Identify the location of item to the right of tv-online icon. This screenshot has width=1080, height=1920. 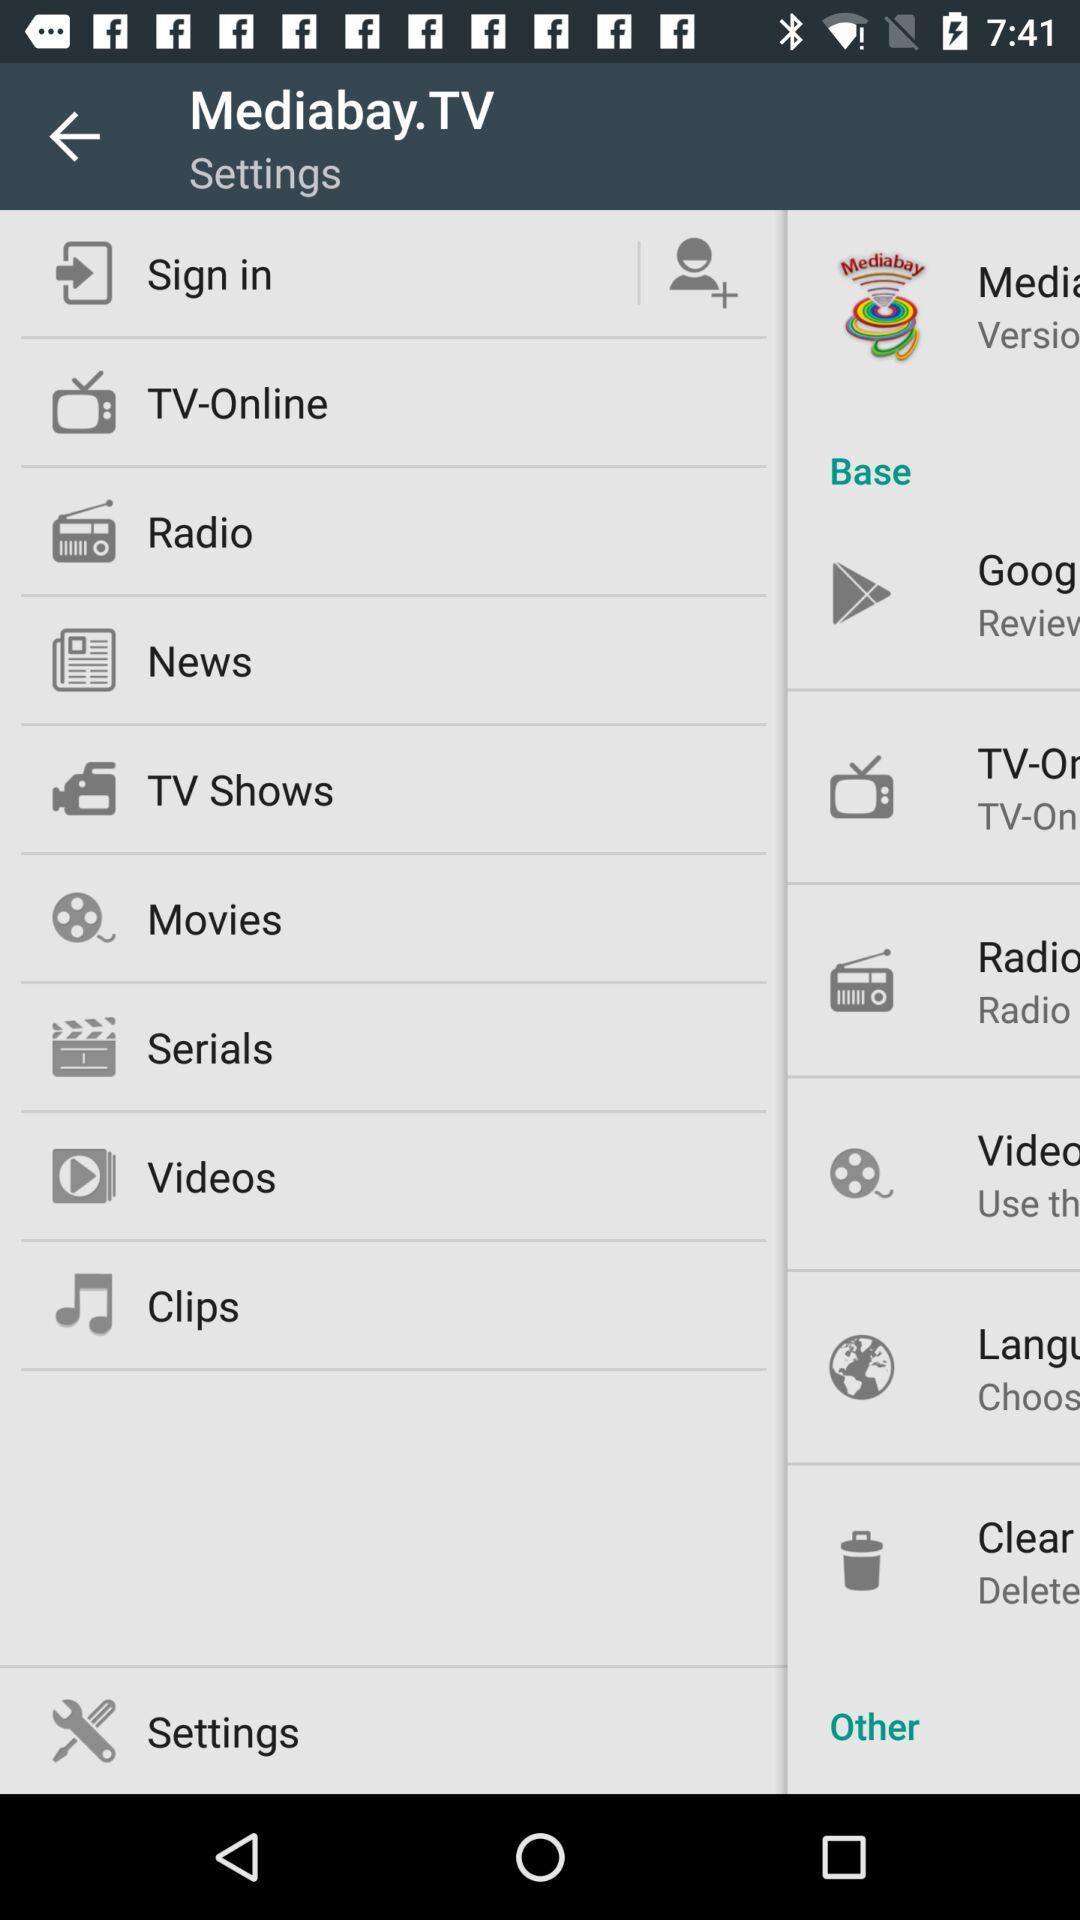
(933, 448).